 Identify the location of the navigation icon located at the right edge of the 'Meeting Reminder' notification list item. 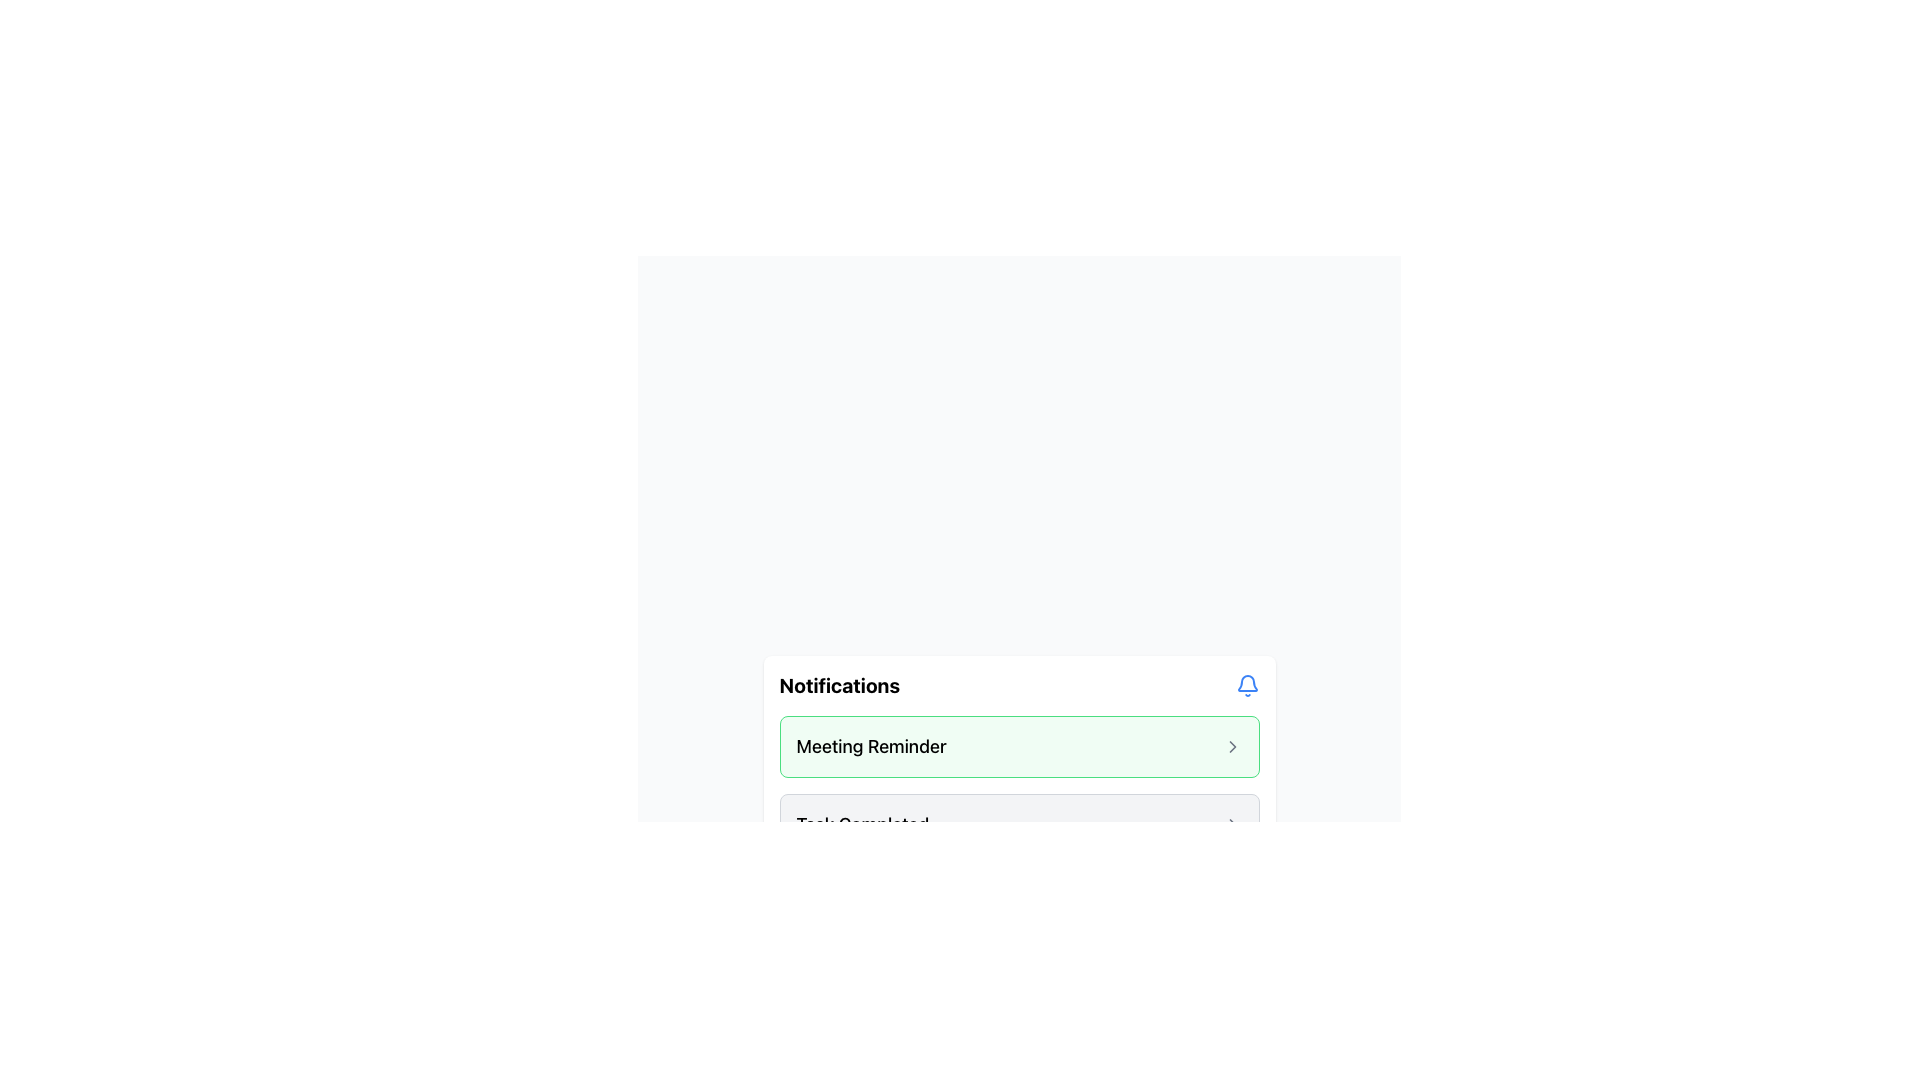
(1231, 747).